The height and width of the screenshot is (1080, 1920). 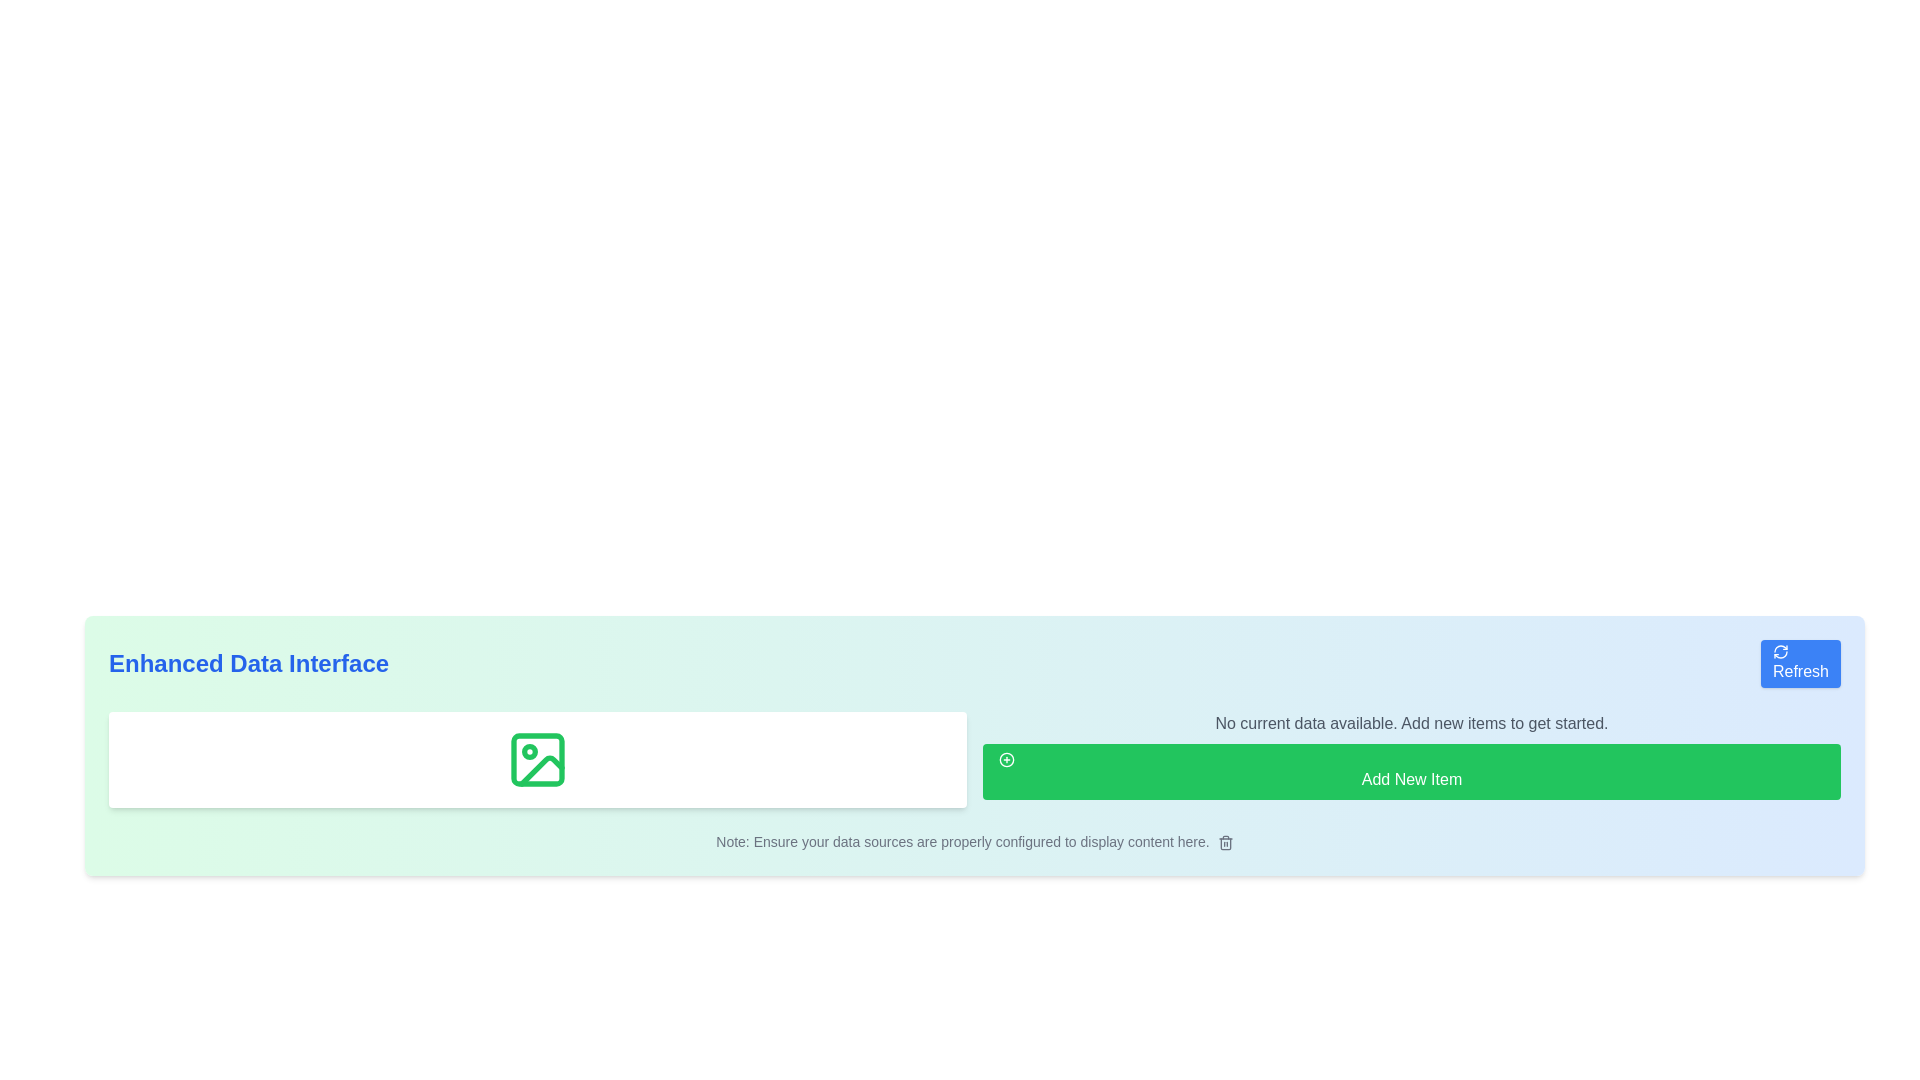 What do you see at coordinates (1780, 651) in the screenshot?
I see `the compact circular refresh icon, which is part of the blue 'Refresh' button located at the top-right corner of the interface` at bounding box center [1780, 651].